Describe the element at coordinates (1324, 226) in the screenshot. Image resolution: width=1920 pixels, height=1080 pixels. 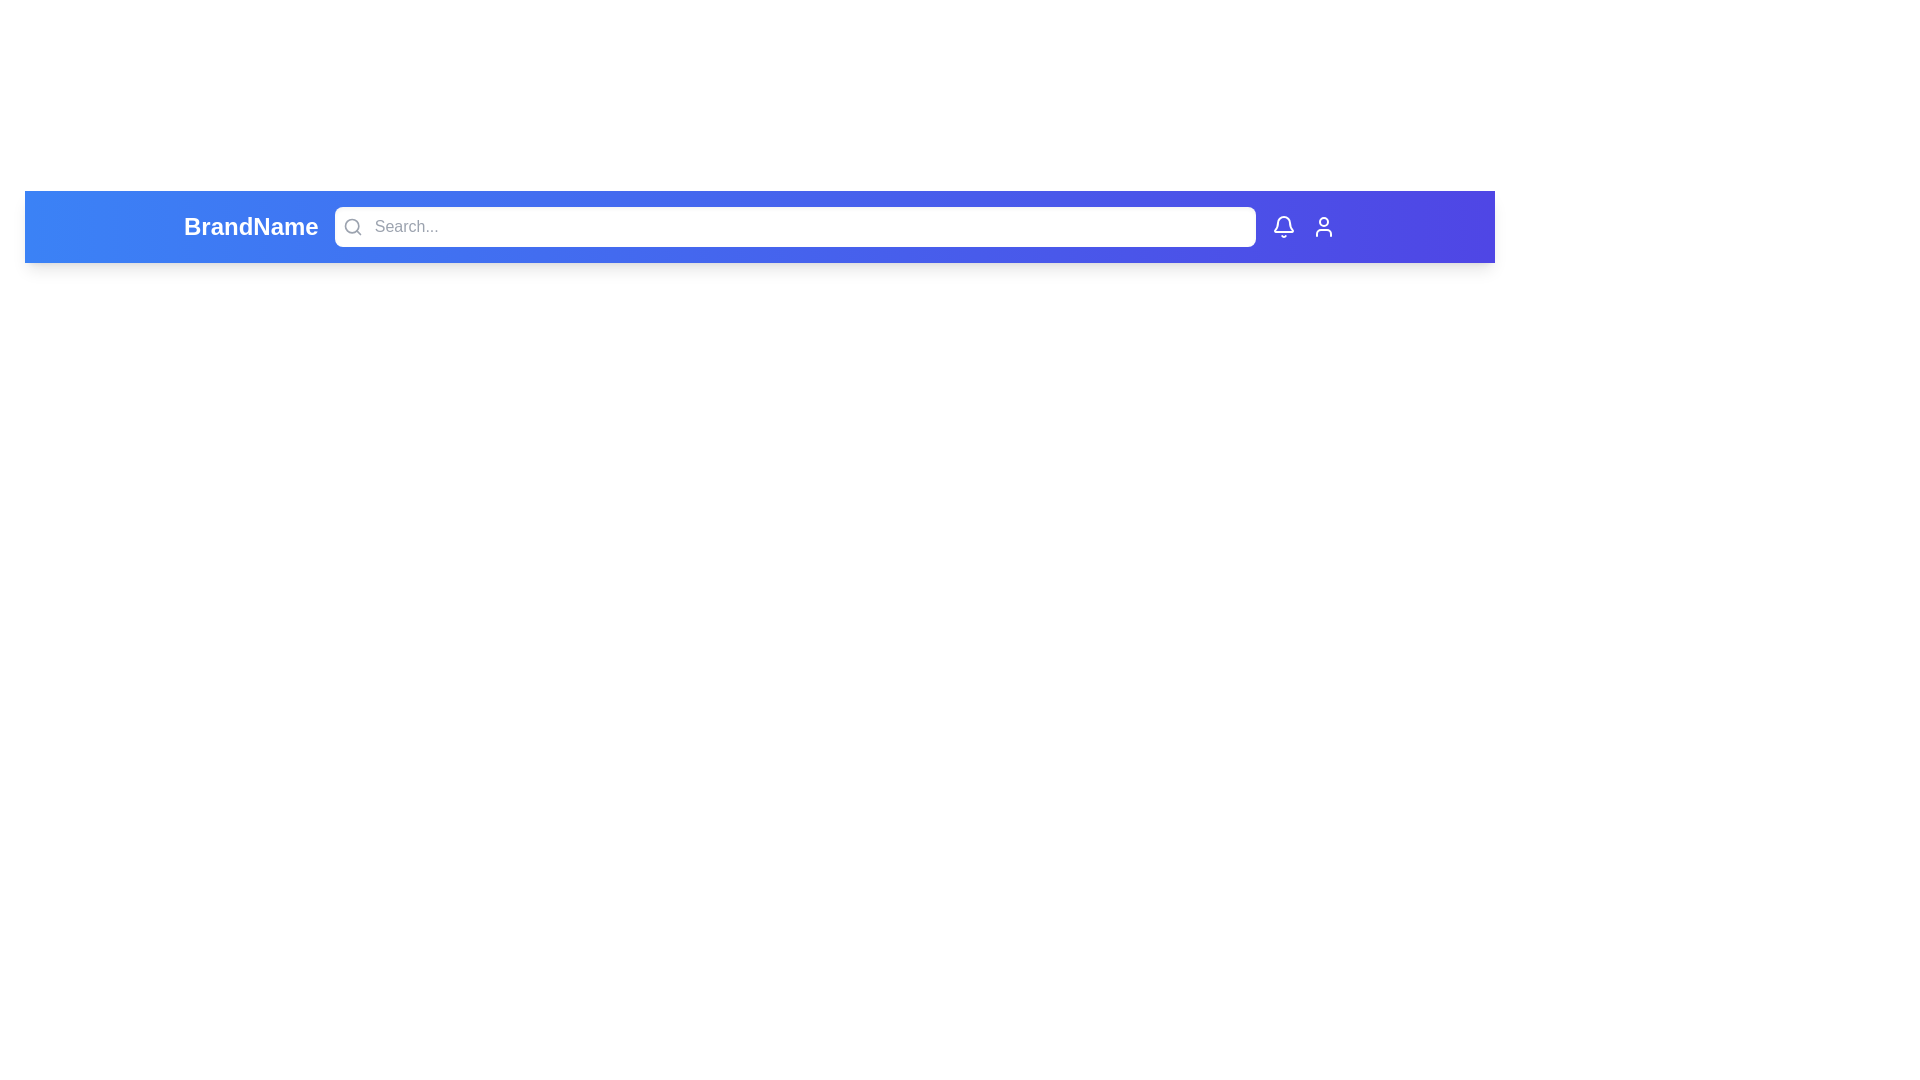
I see `the user icon in the top-right corner of the app bar` at that location.